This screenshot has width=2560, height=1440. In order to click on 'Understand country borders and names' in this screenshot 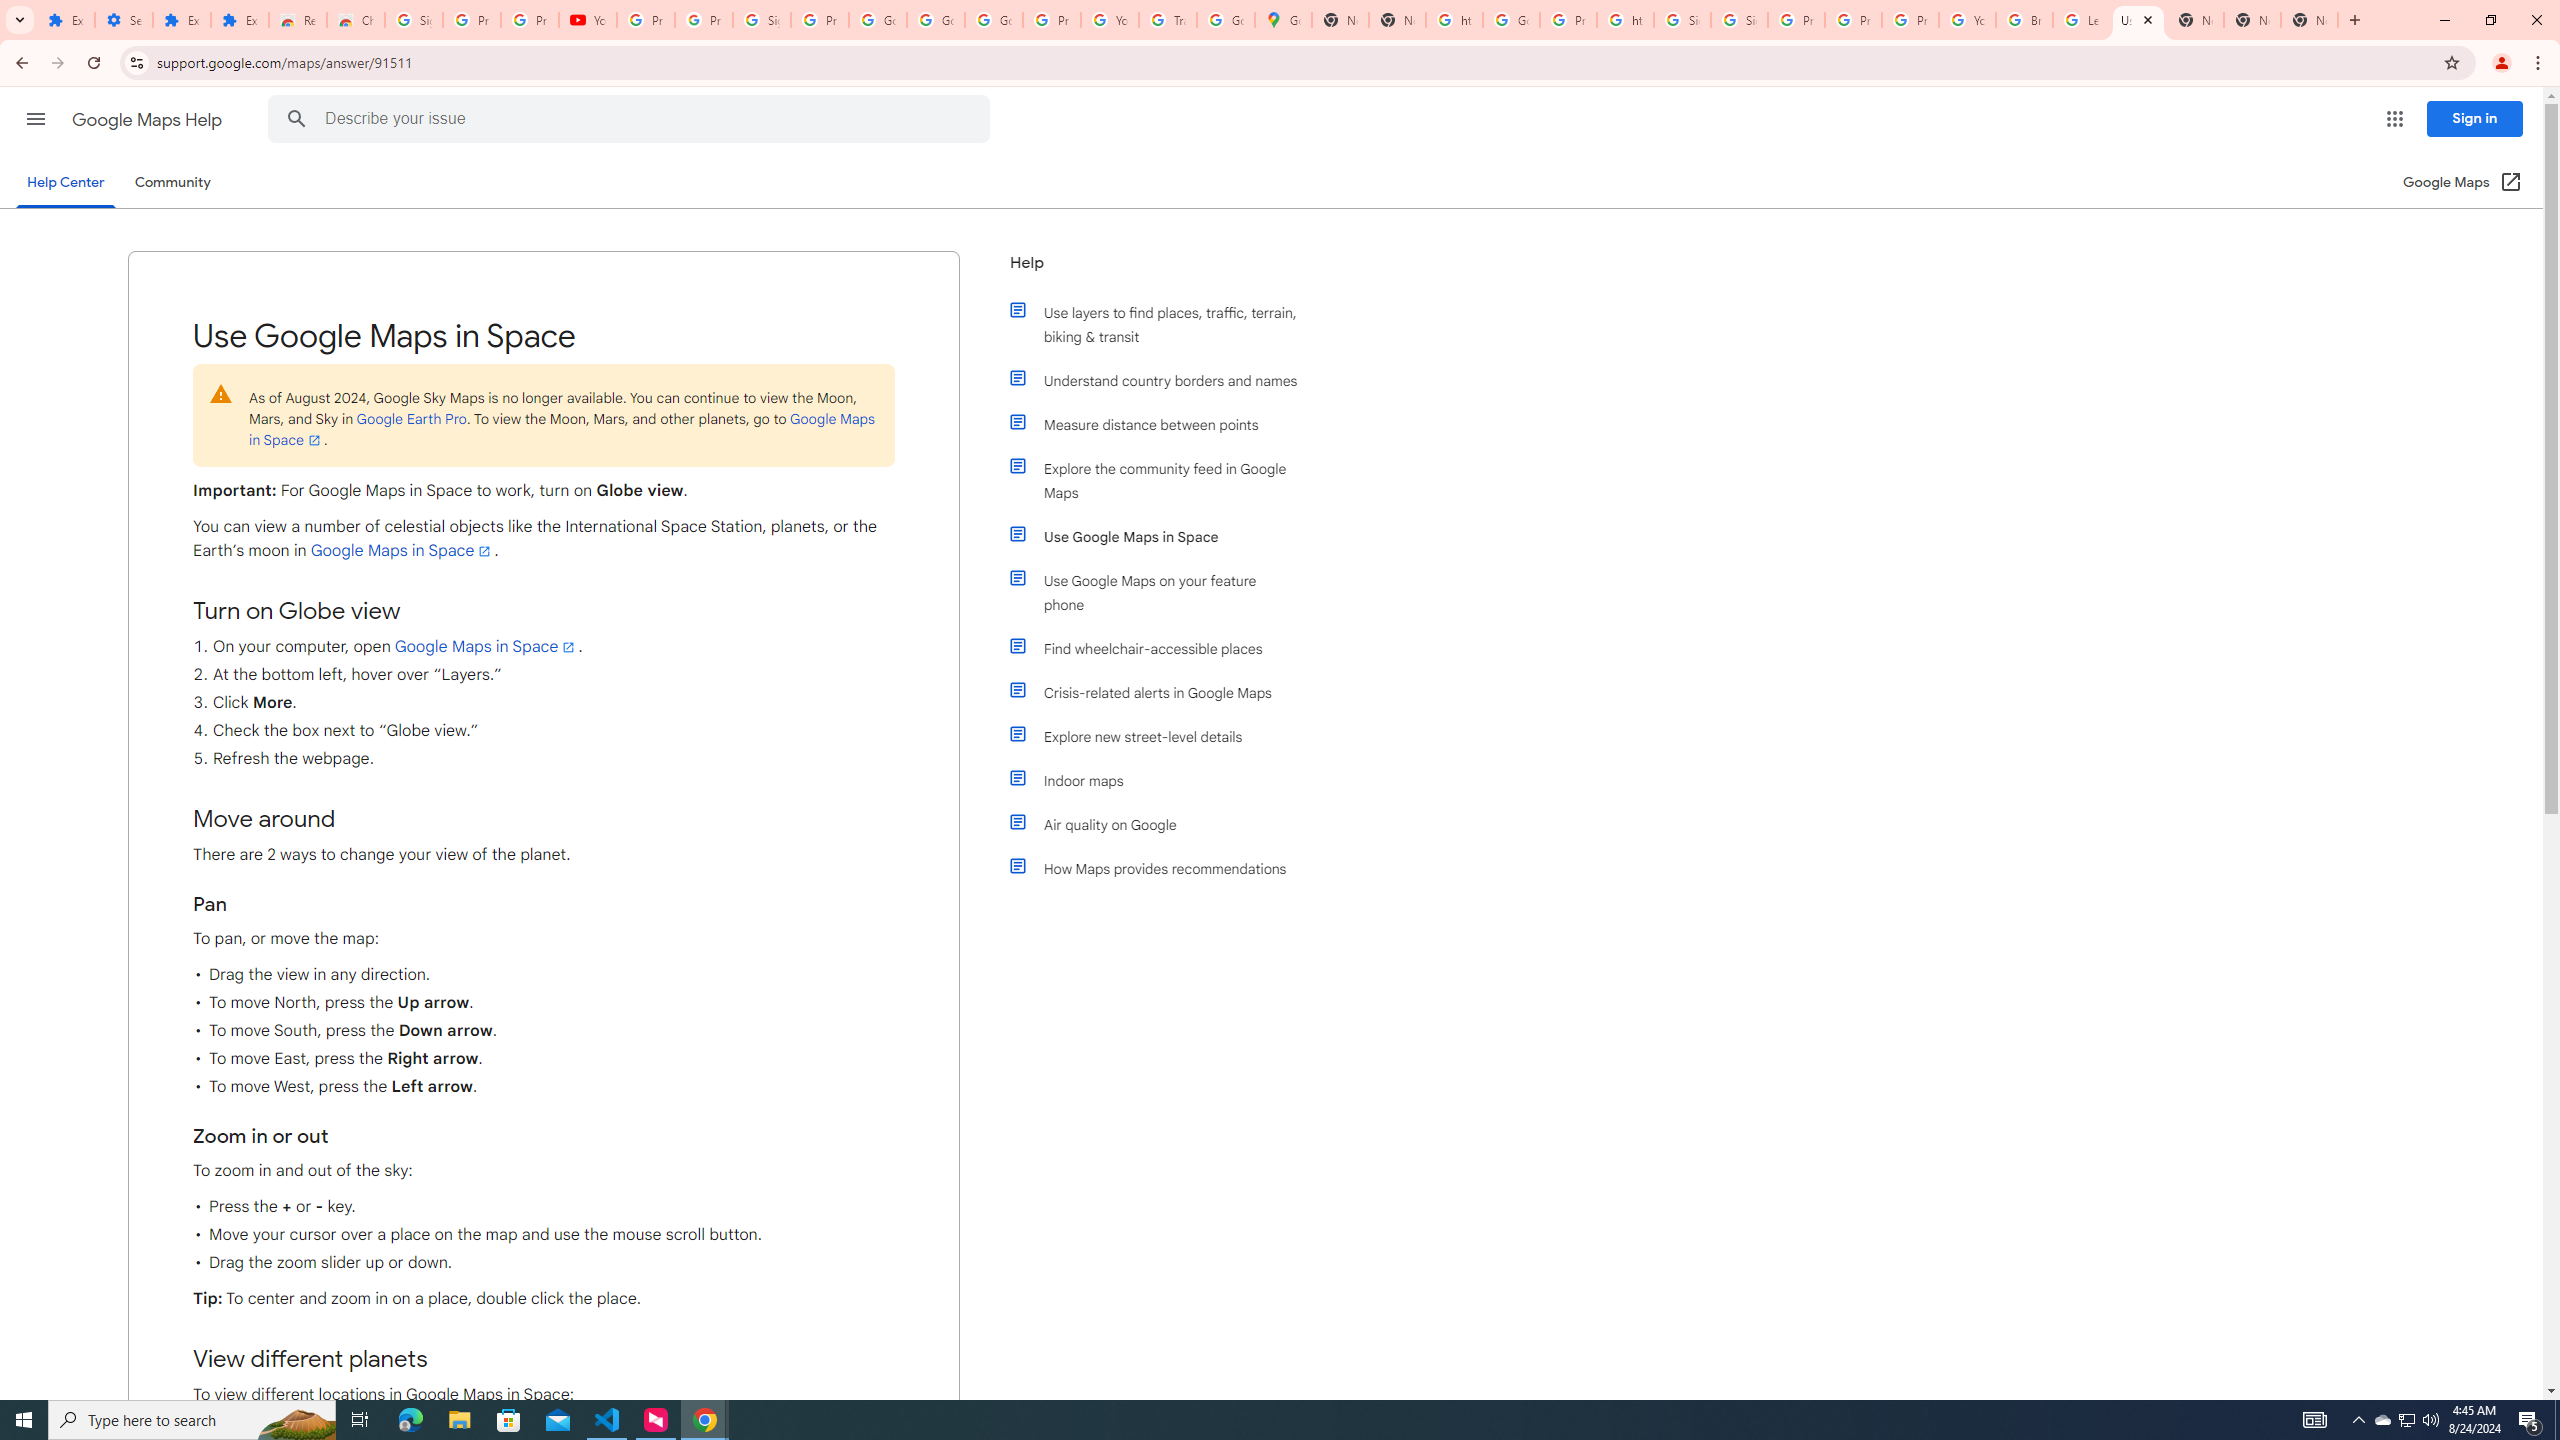, I will do `click(1162, 379)`.